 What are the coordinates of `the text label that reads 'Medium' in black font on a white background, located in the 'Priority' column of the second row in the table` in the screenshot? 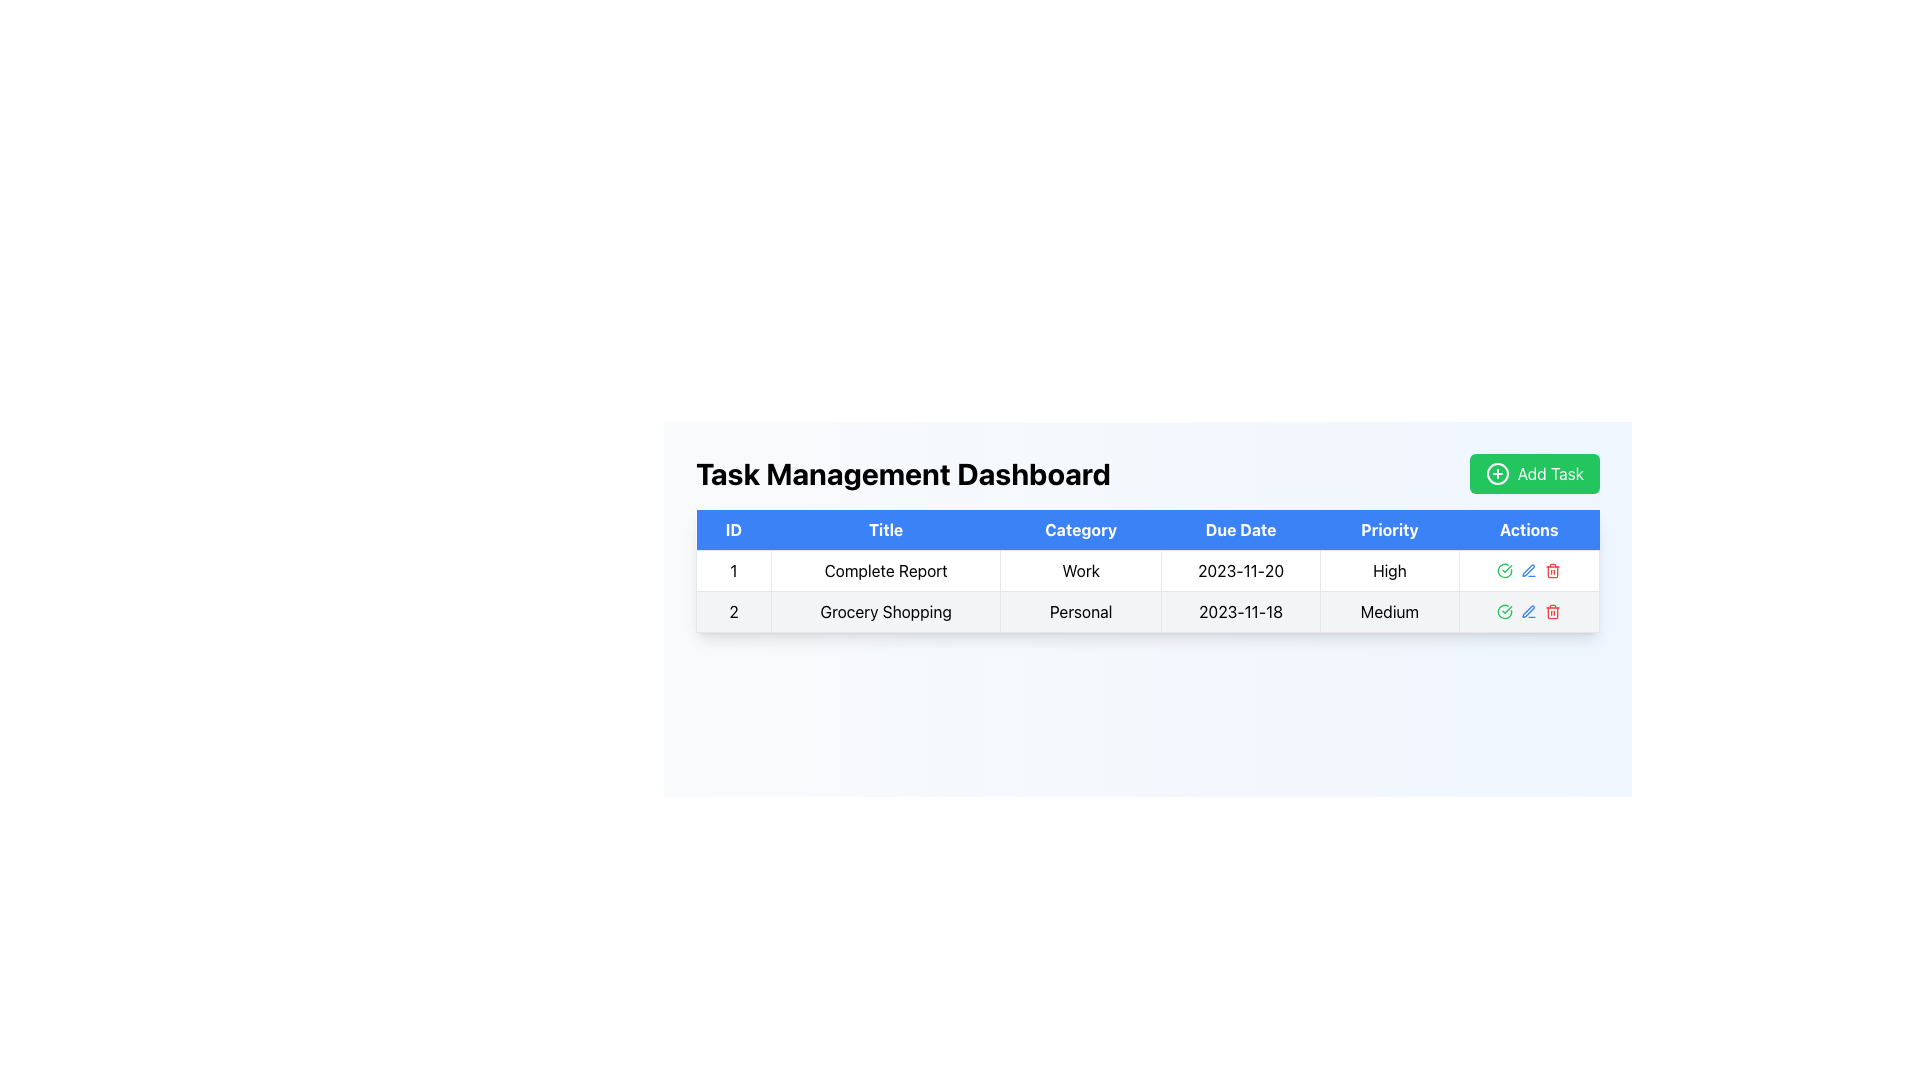 It's located at (1388, 611).